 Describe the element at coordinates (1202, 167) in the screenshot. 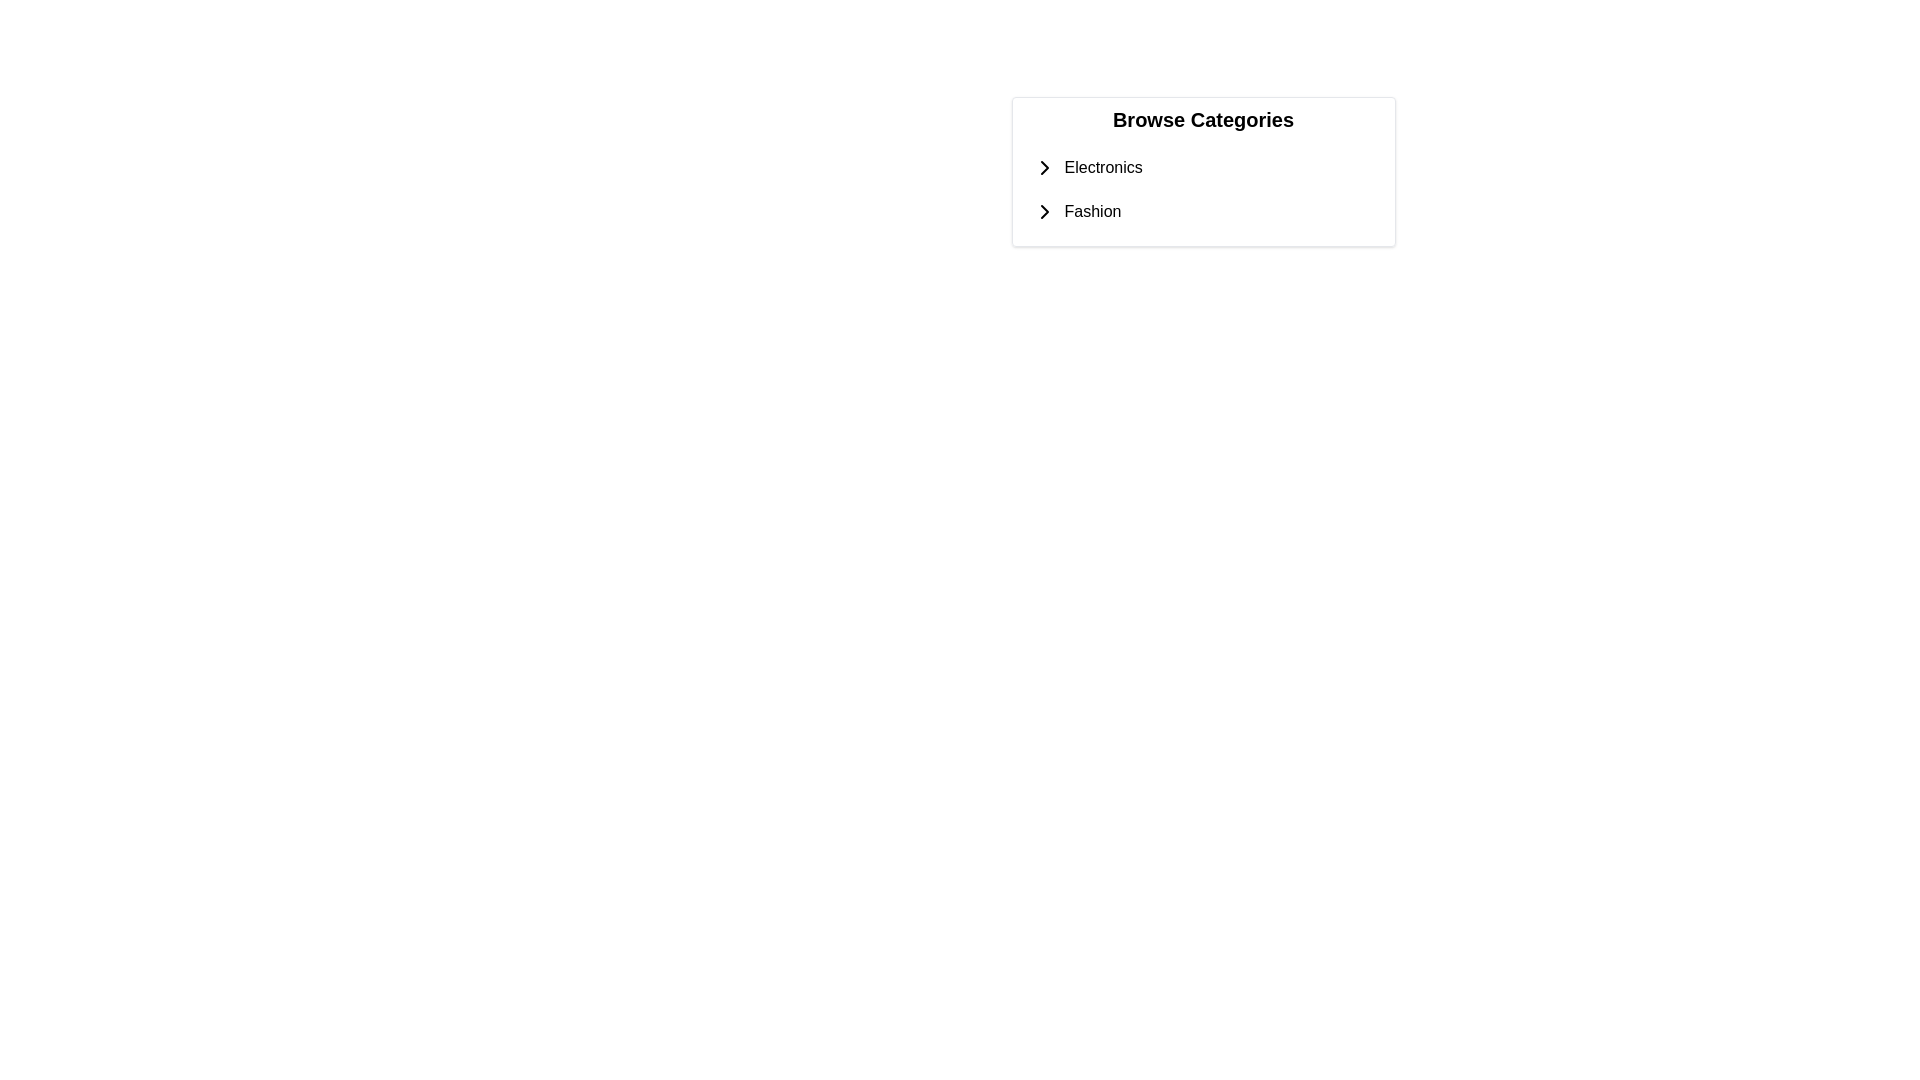

I see `the 'Electronics' text label` at that location.